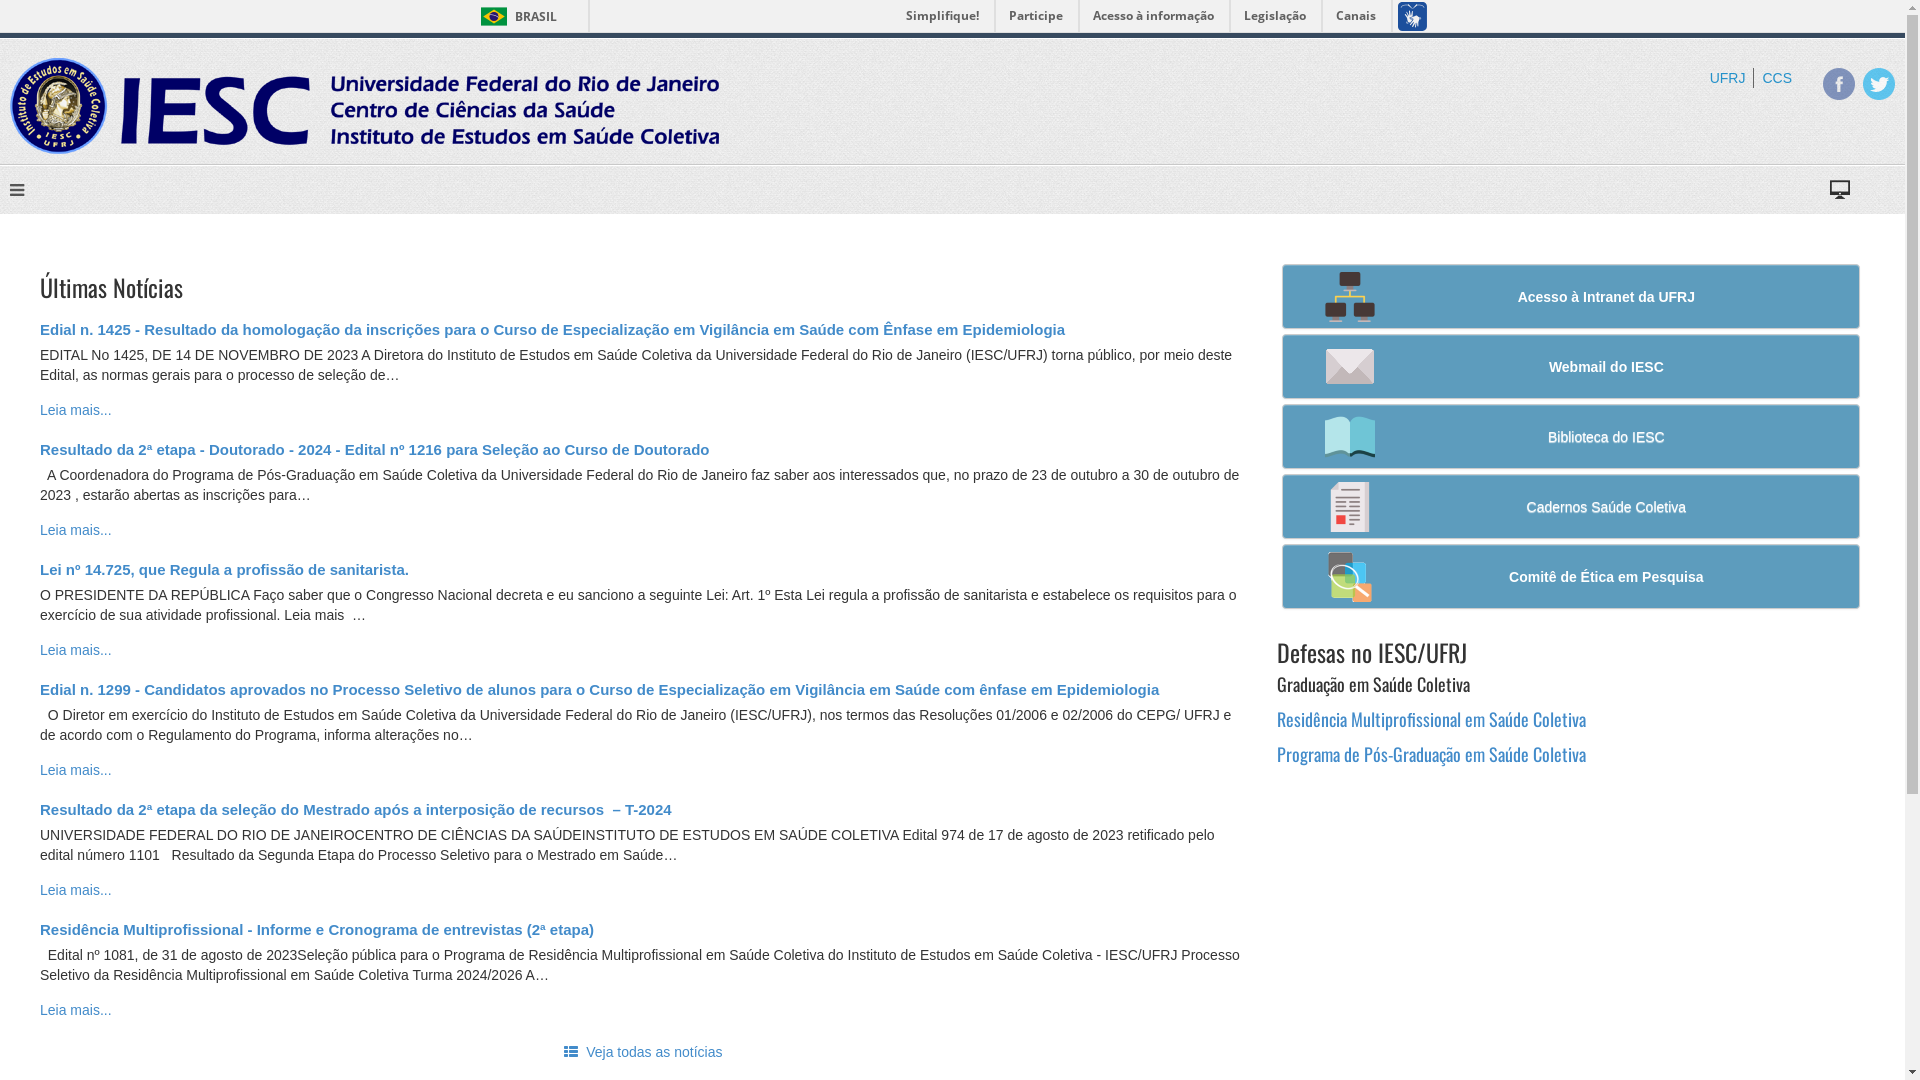 The image size is (1920, 1080). What do you see at coordinates (76, 1010) in the screenshot?
I see `'Leia mais...'` at bounding box center [76, 1010].